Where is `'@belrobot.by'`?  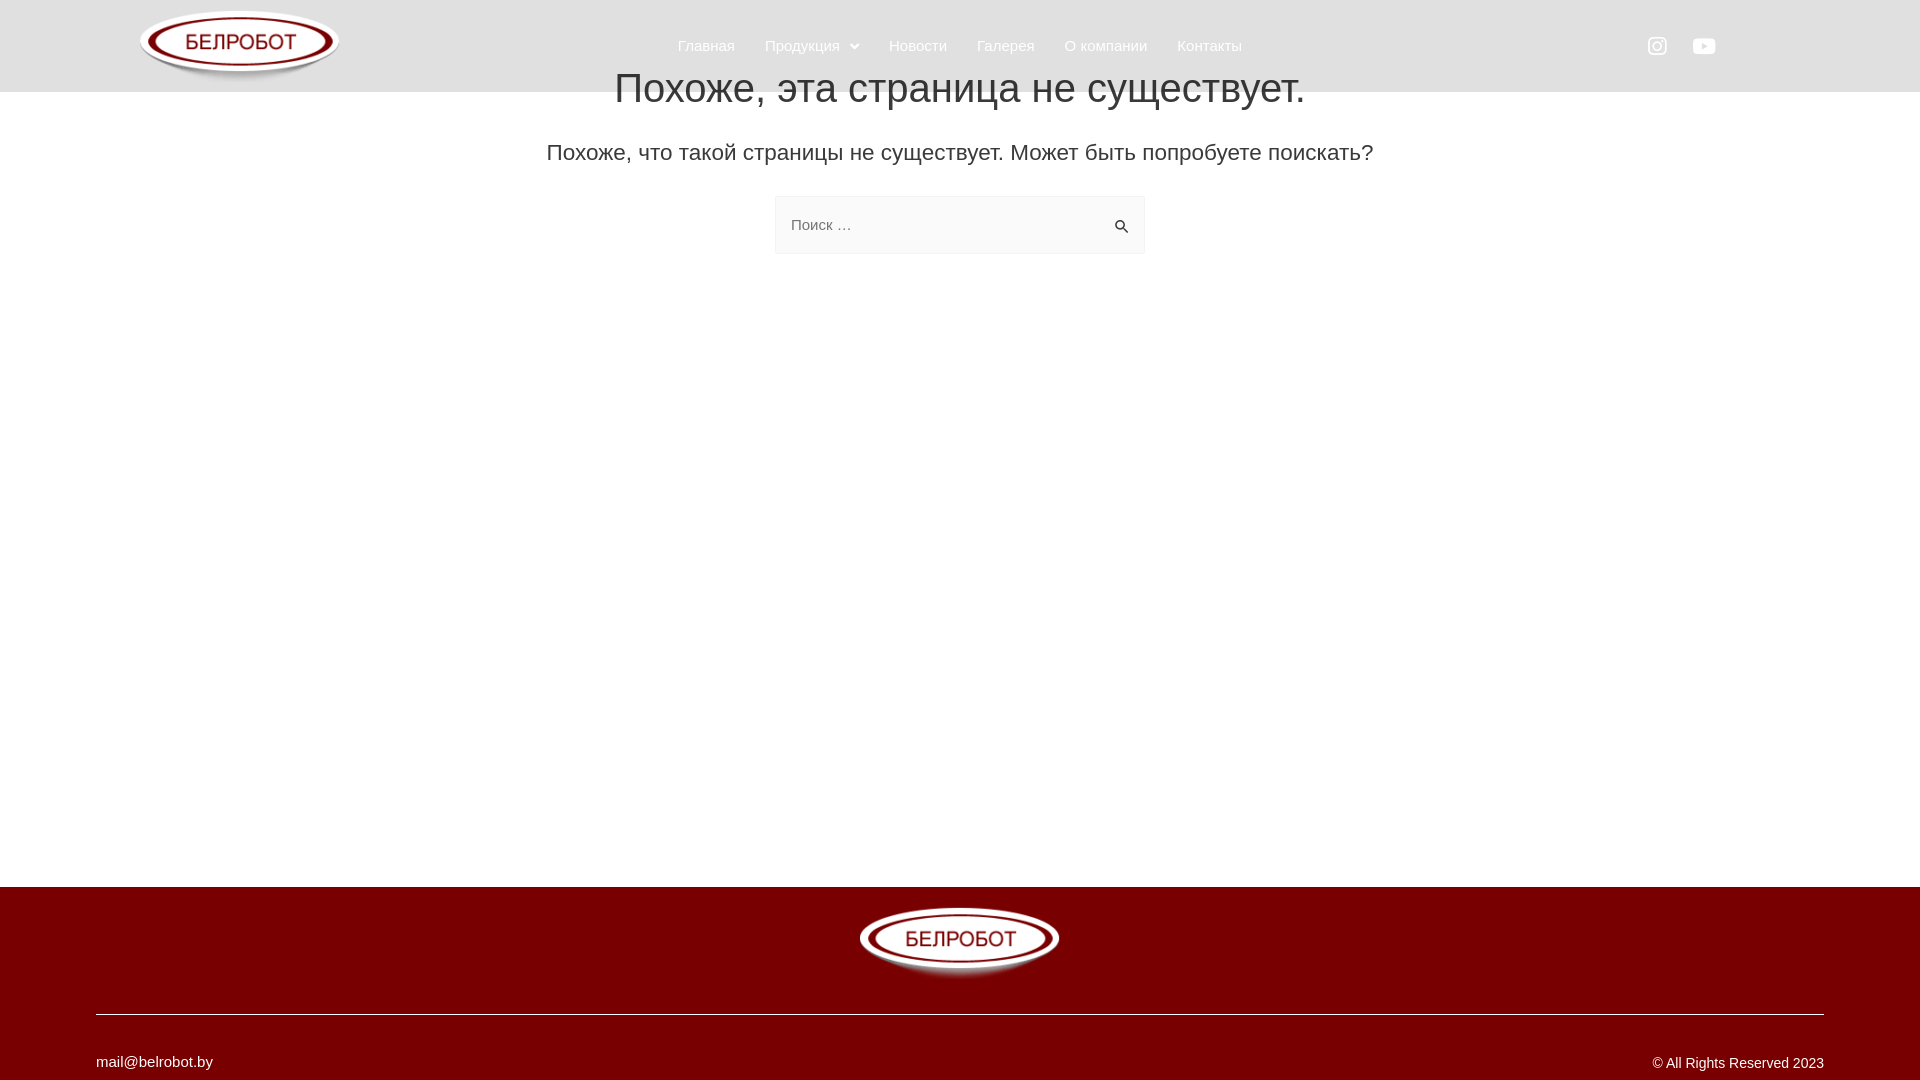
'@belrobot.by' is located at coordinates (168, 1060).